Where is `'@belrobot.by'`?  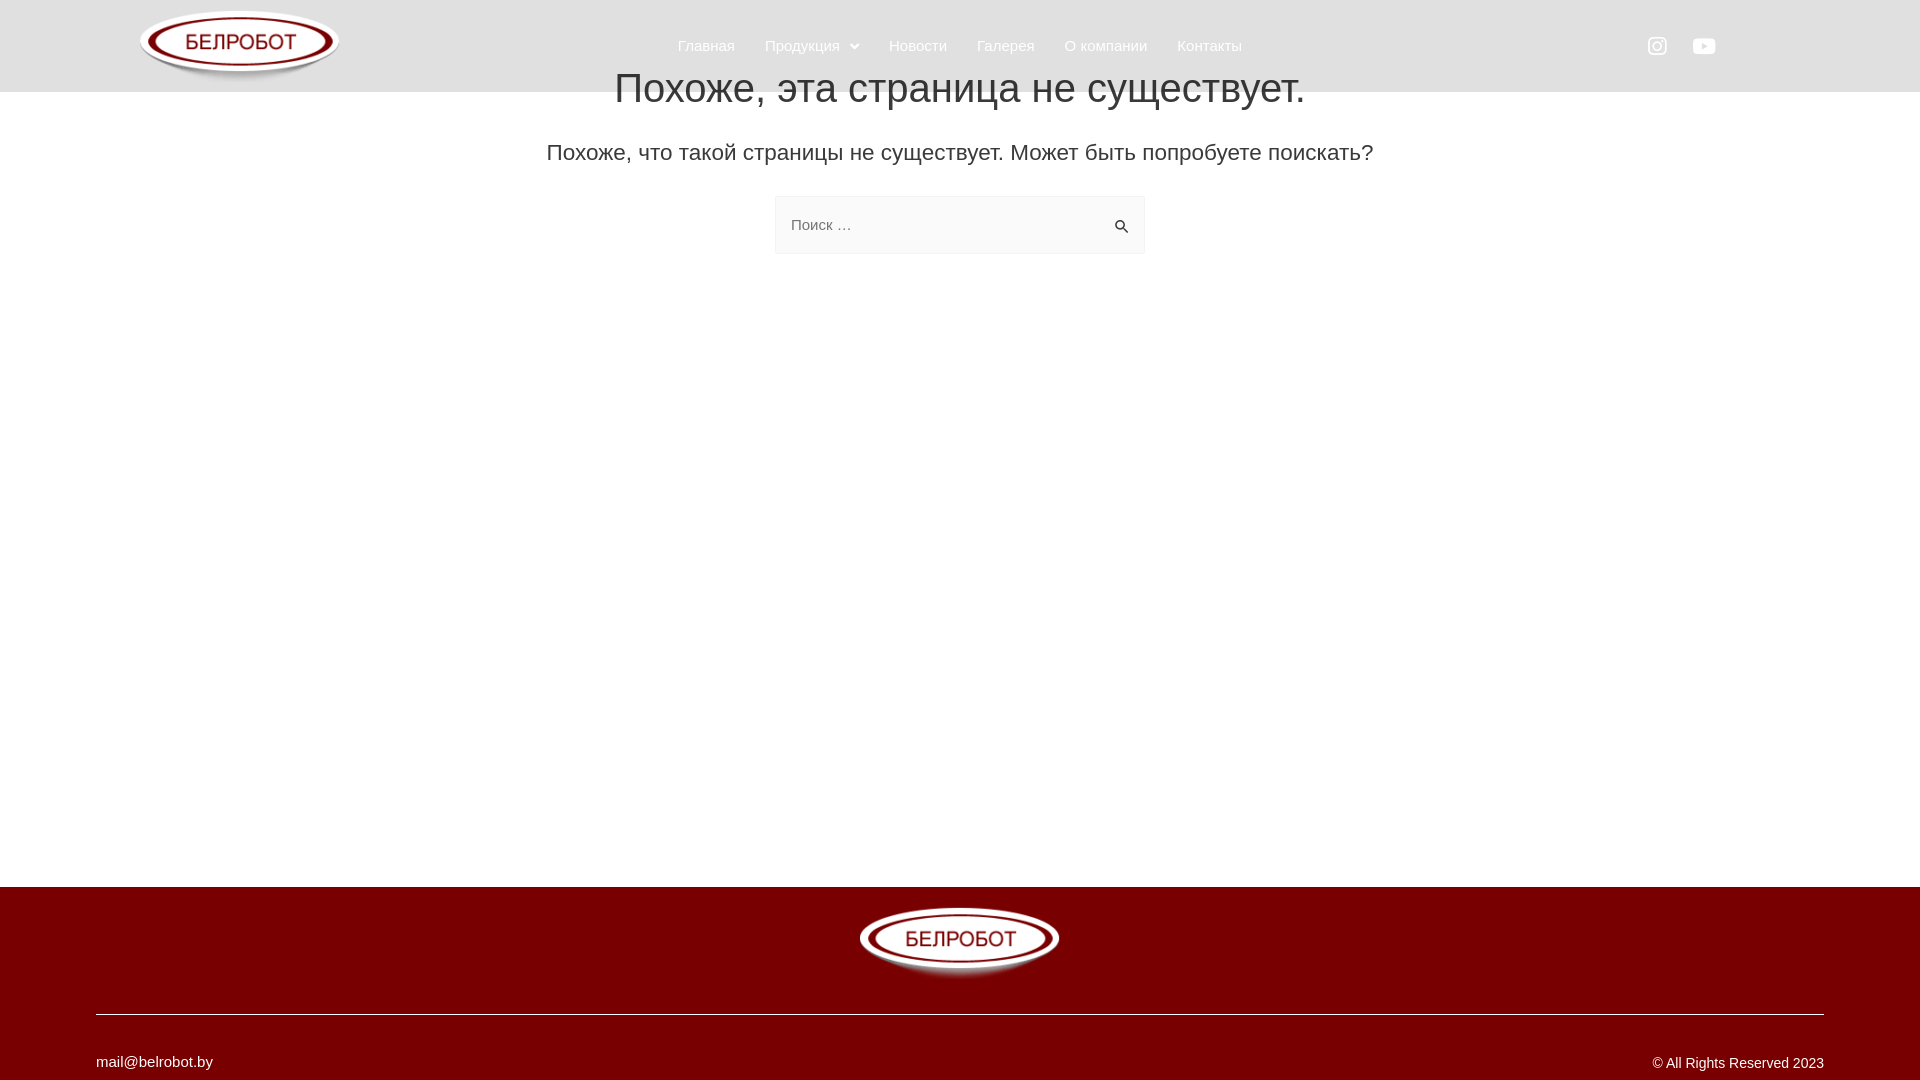
'@belrobot.by' is located at coordinates (168, 1060).